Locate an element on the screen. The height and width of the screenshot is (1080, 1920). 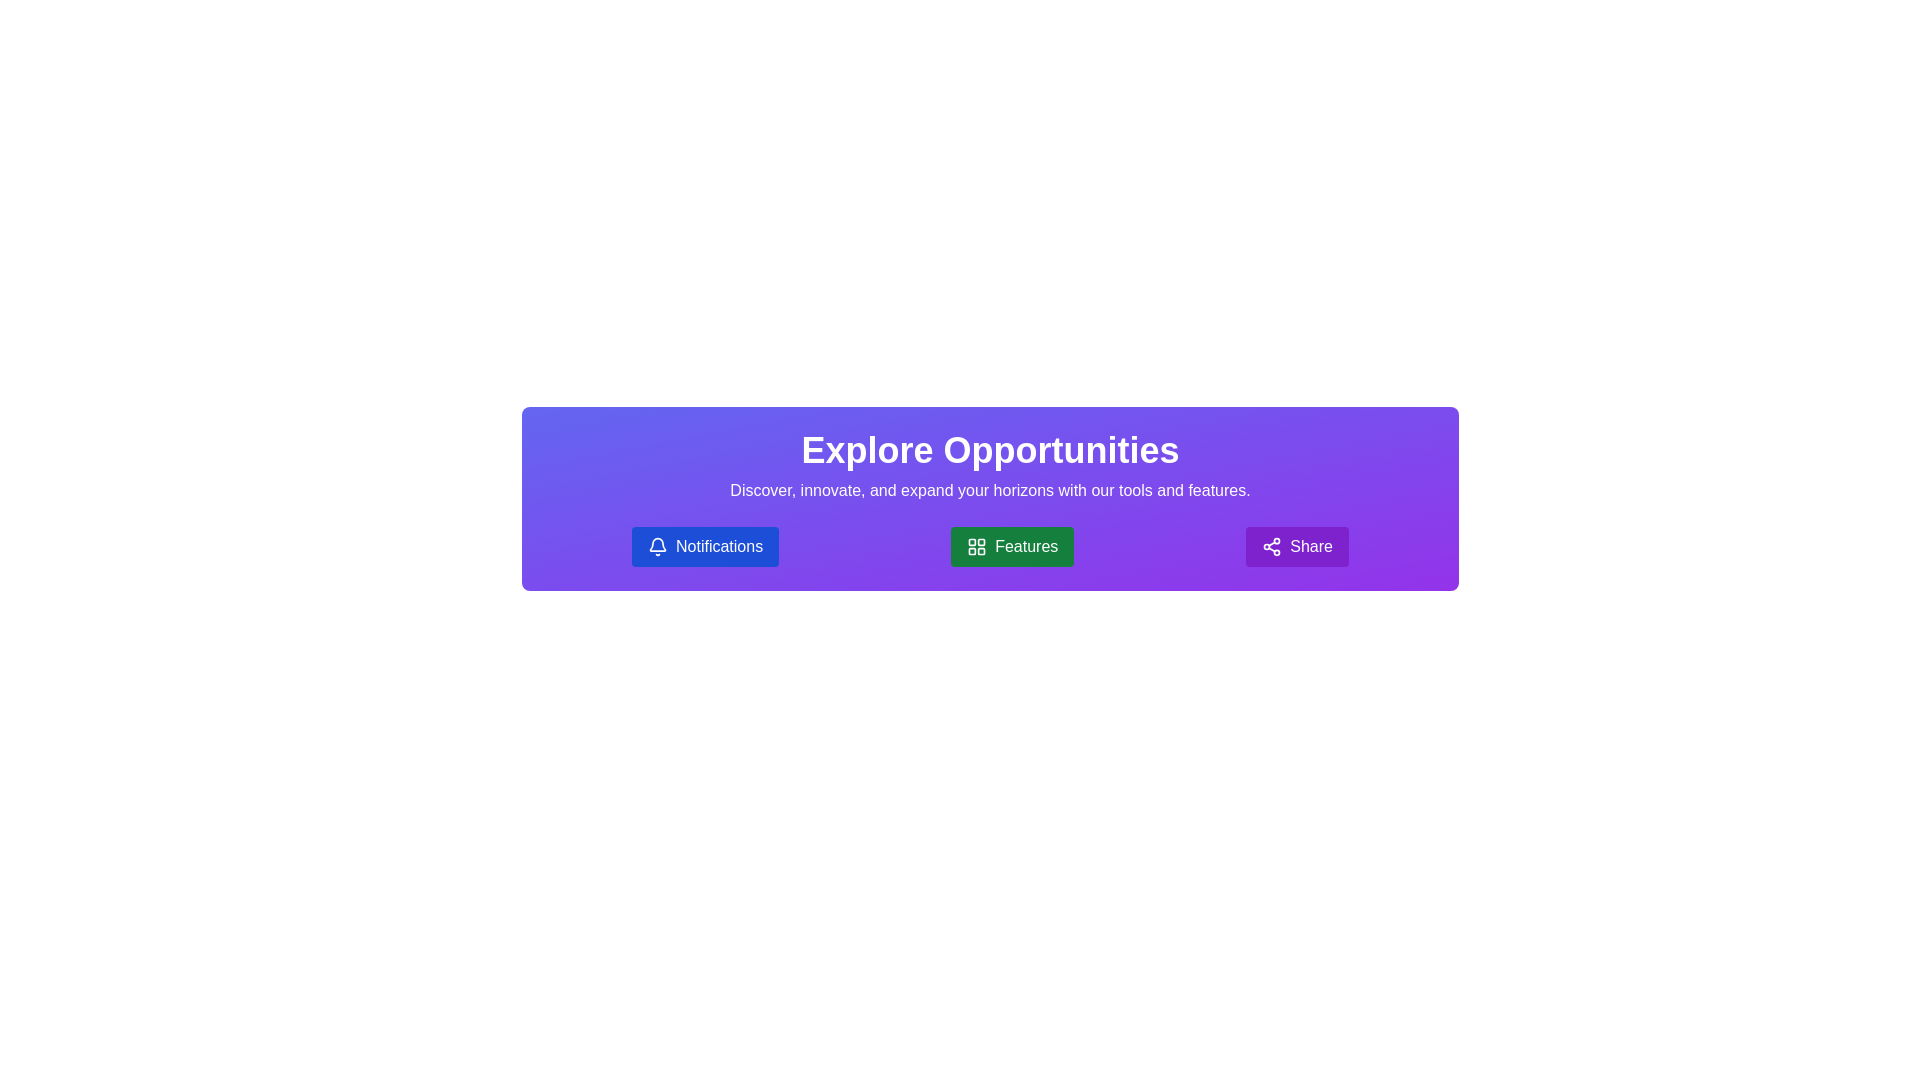
the buttons in the introductory section that provides options for 'Notifications,' 'Features,' or 'Share' is located at coordinates (990, 497).